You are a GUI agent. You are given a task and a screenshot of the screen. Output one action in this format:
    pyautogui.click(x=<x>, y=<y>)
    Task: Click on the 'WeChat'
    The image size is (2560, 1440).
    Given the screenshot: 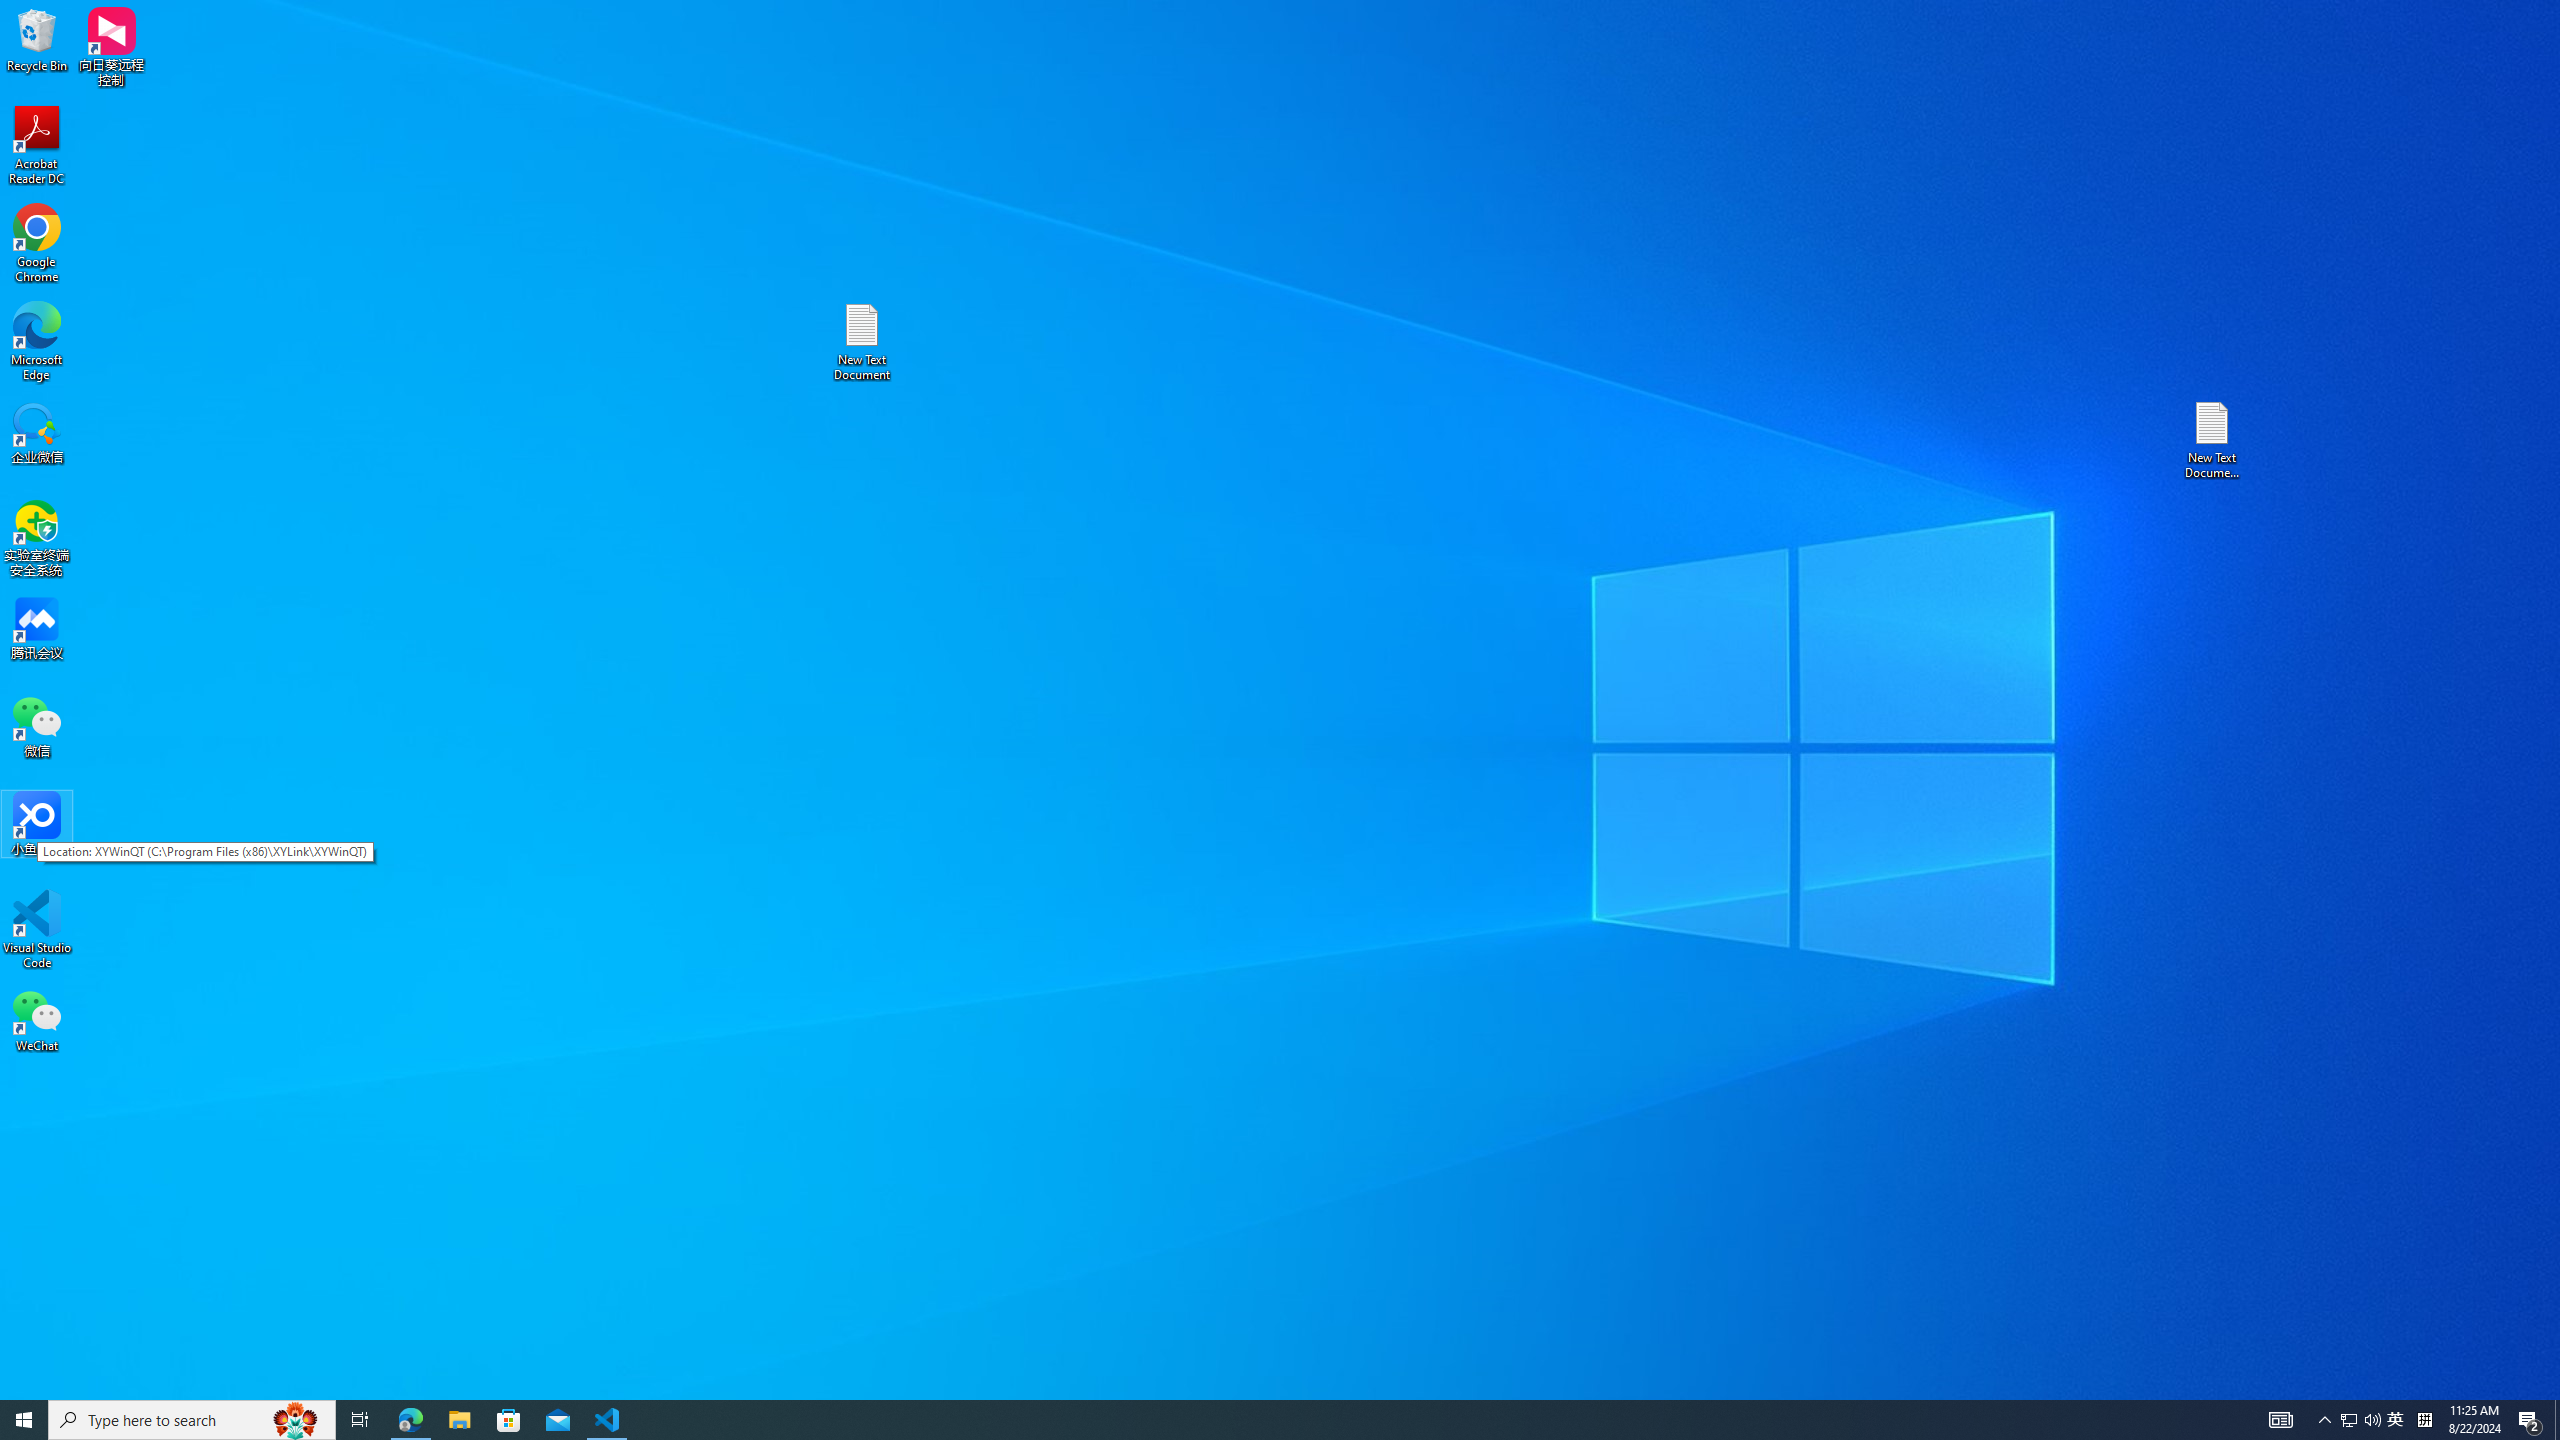 What is the action you would take?
    pyautogui.click(x=36, y=1019)
    